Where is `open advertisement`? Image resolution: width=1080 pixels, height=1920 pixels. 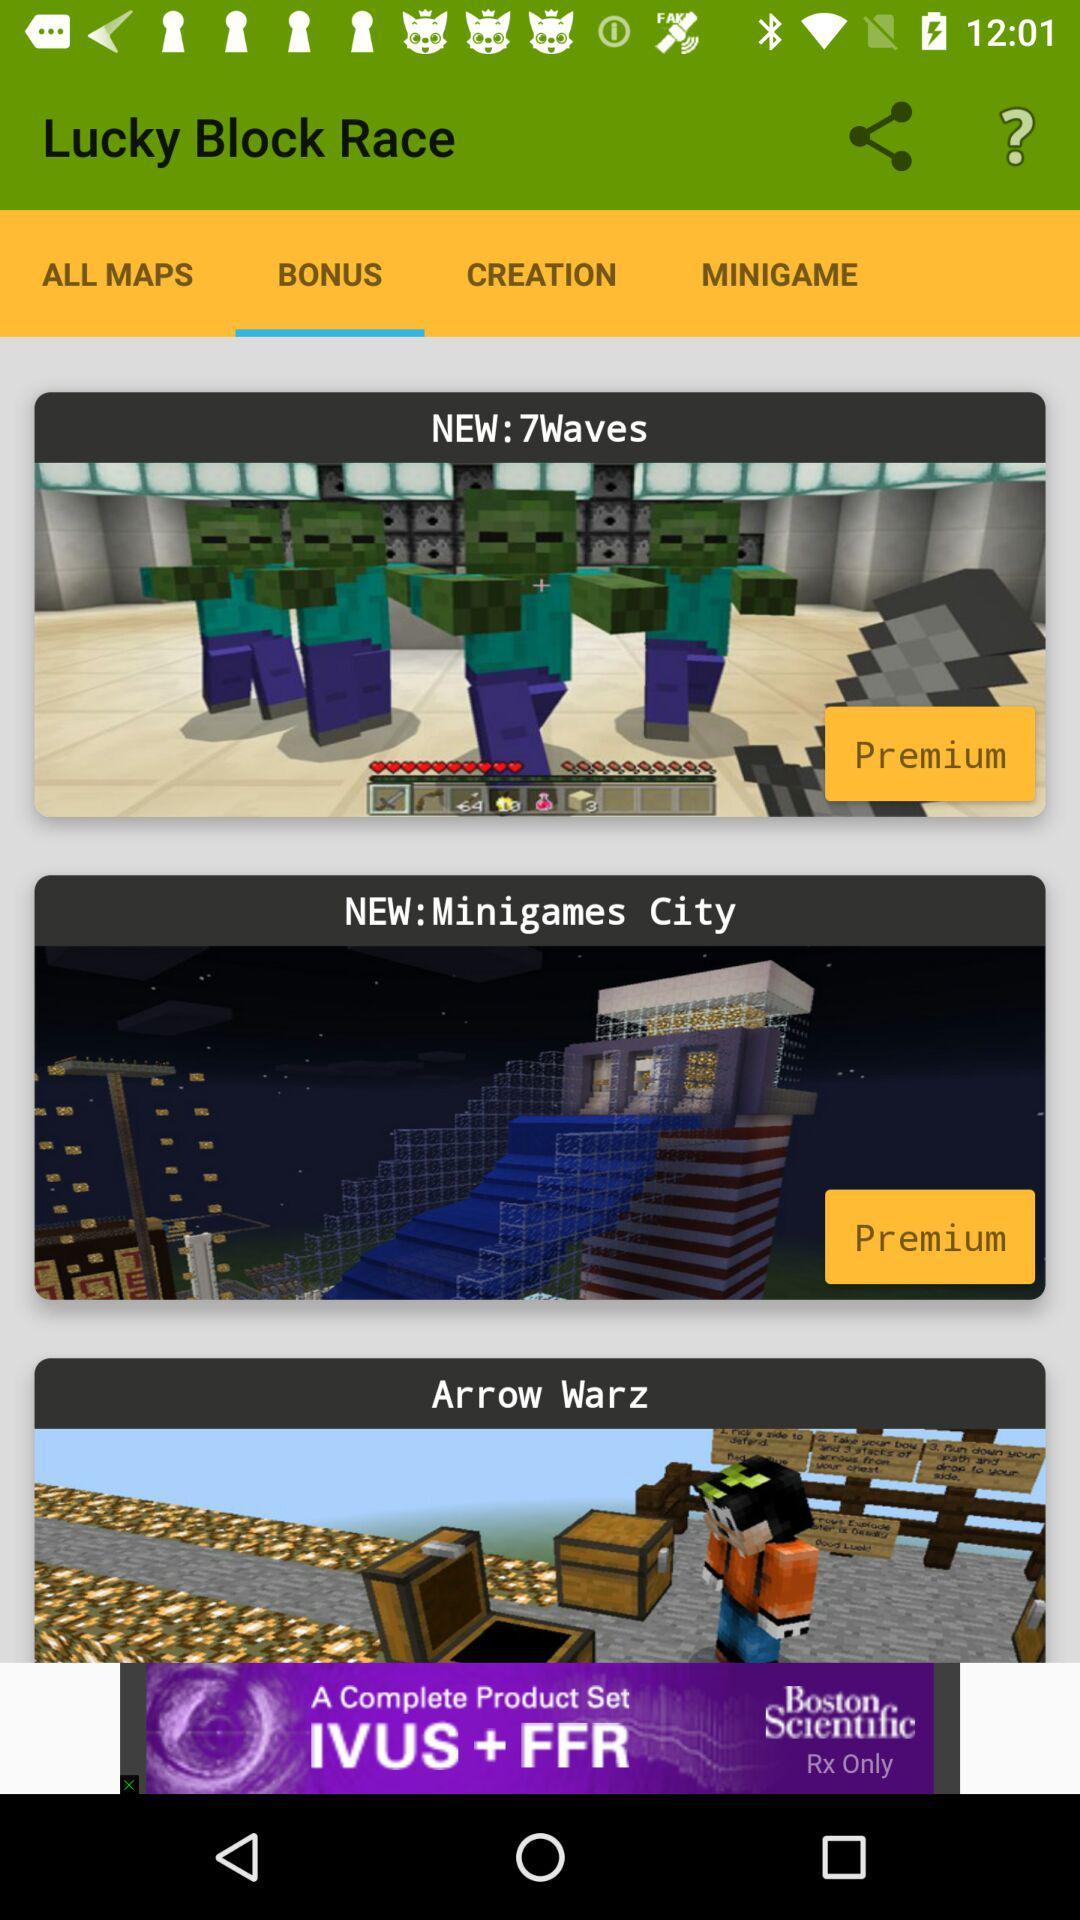
open advertisement is located at coordinates (540, 1727).